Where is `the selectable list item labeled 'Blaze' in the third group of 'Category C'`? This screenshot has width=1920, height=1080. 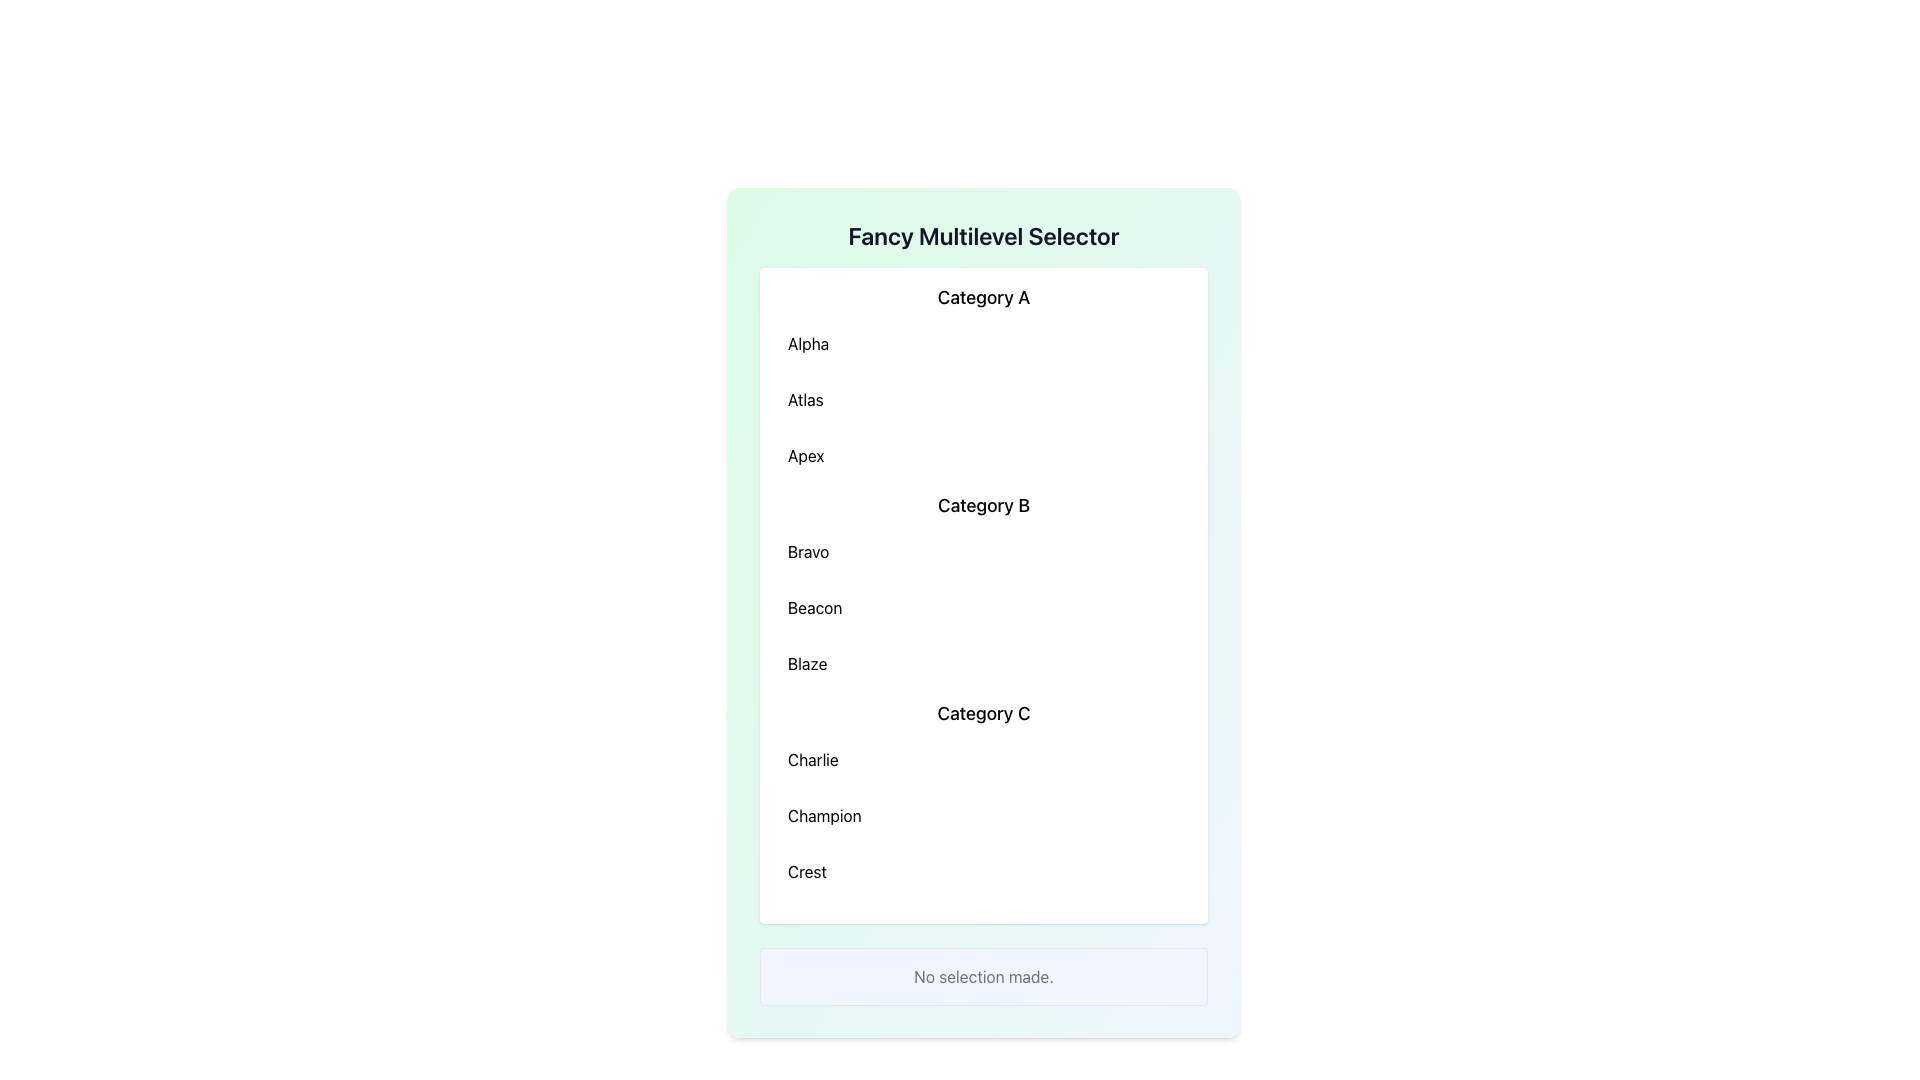 the selectable list item labeled 'Blaze' in the third group of 'Category C' is located at coordinates (807, 663).